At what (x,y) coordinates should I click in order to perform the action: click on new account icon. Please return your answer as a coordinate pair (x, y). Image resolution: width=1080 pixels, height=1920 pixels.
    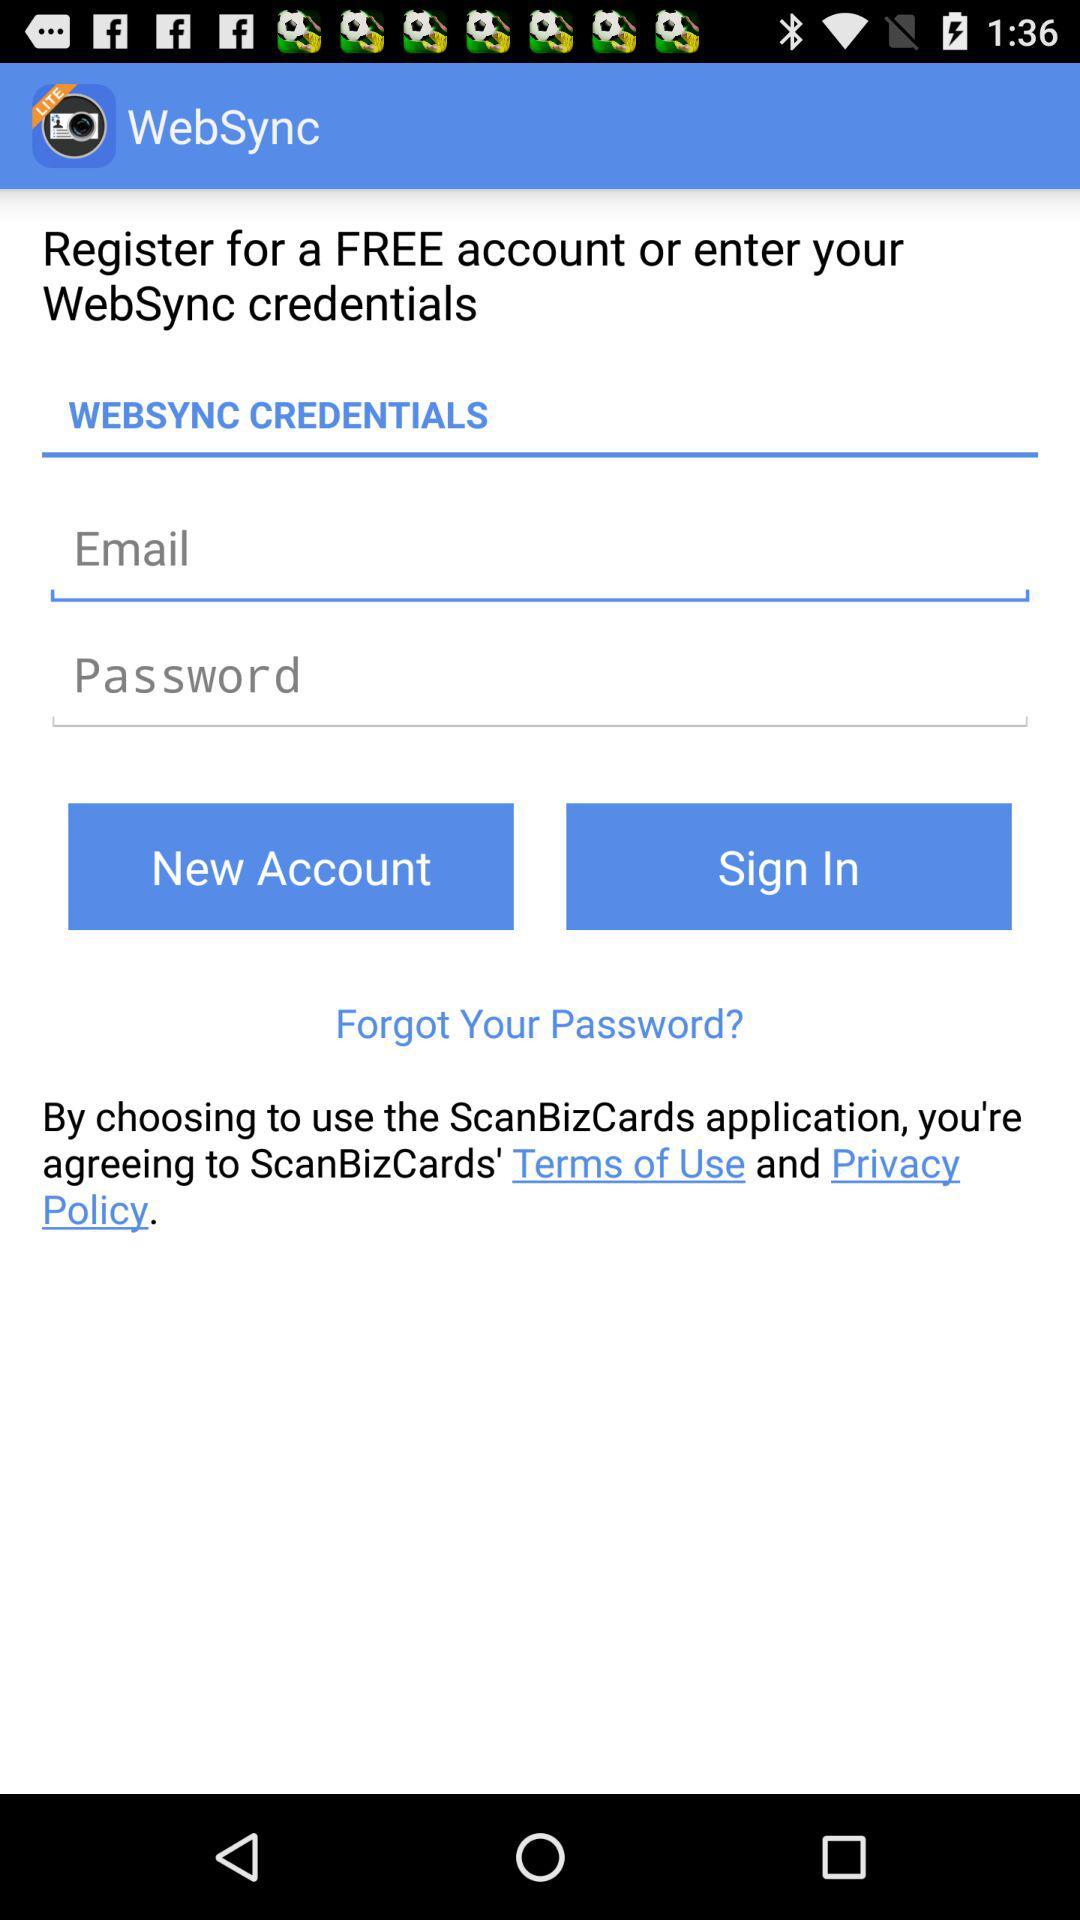
    Looking at the image, I should click on (290, 866).